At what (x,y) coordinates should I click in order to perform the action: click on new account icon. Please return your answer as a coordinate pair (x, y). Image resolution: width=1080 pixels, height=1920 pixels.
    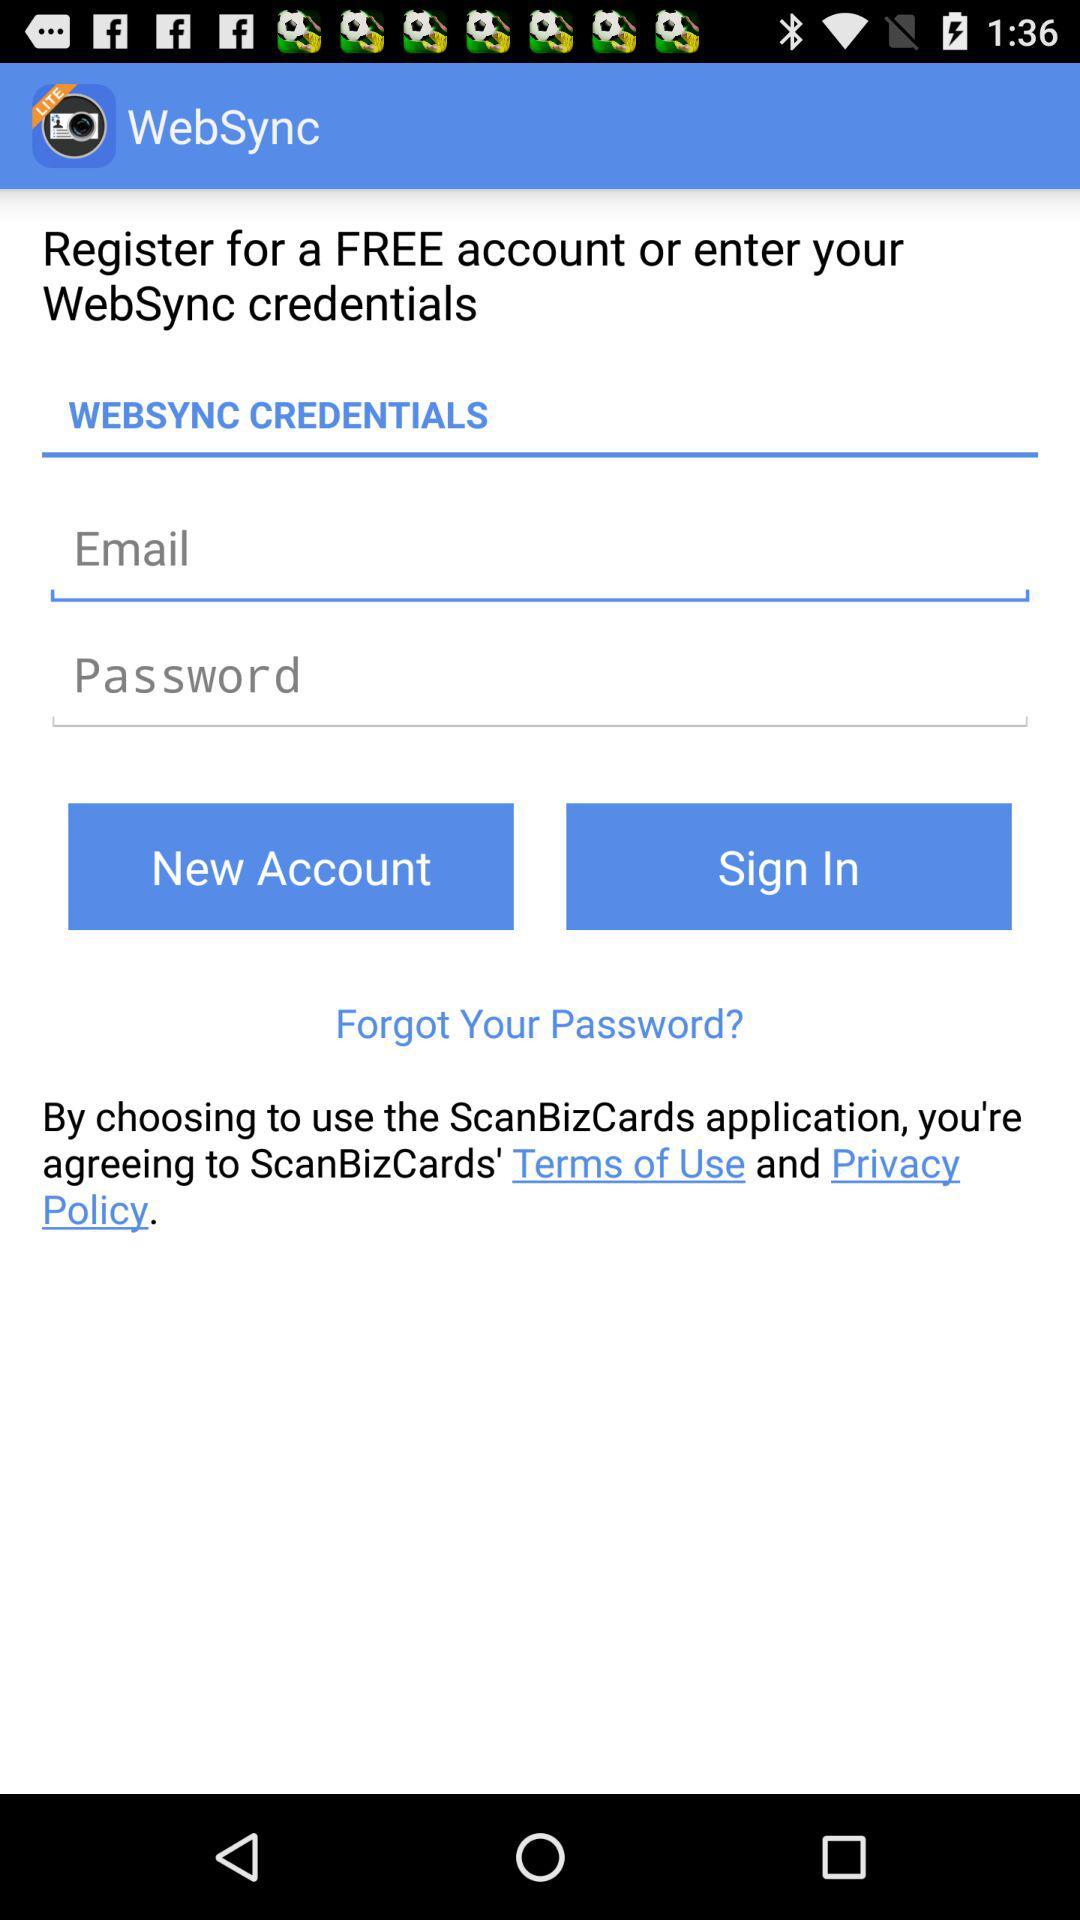
    Looking at the image, I should click on (290, 866).